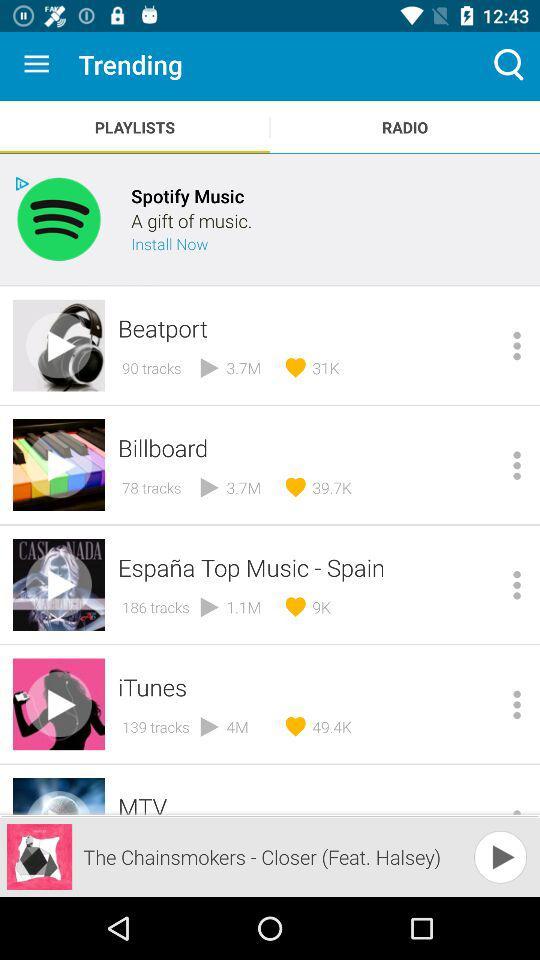 The height and width of the screenshot is (960, 540). I want to click on the play icon, so click(499, 856).